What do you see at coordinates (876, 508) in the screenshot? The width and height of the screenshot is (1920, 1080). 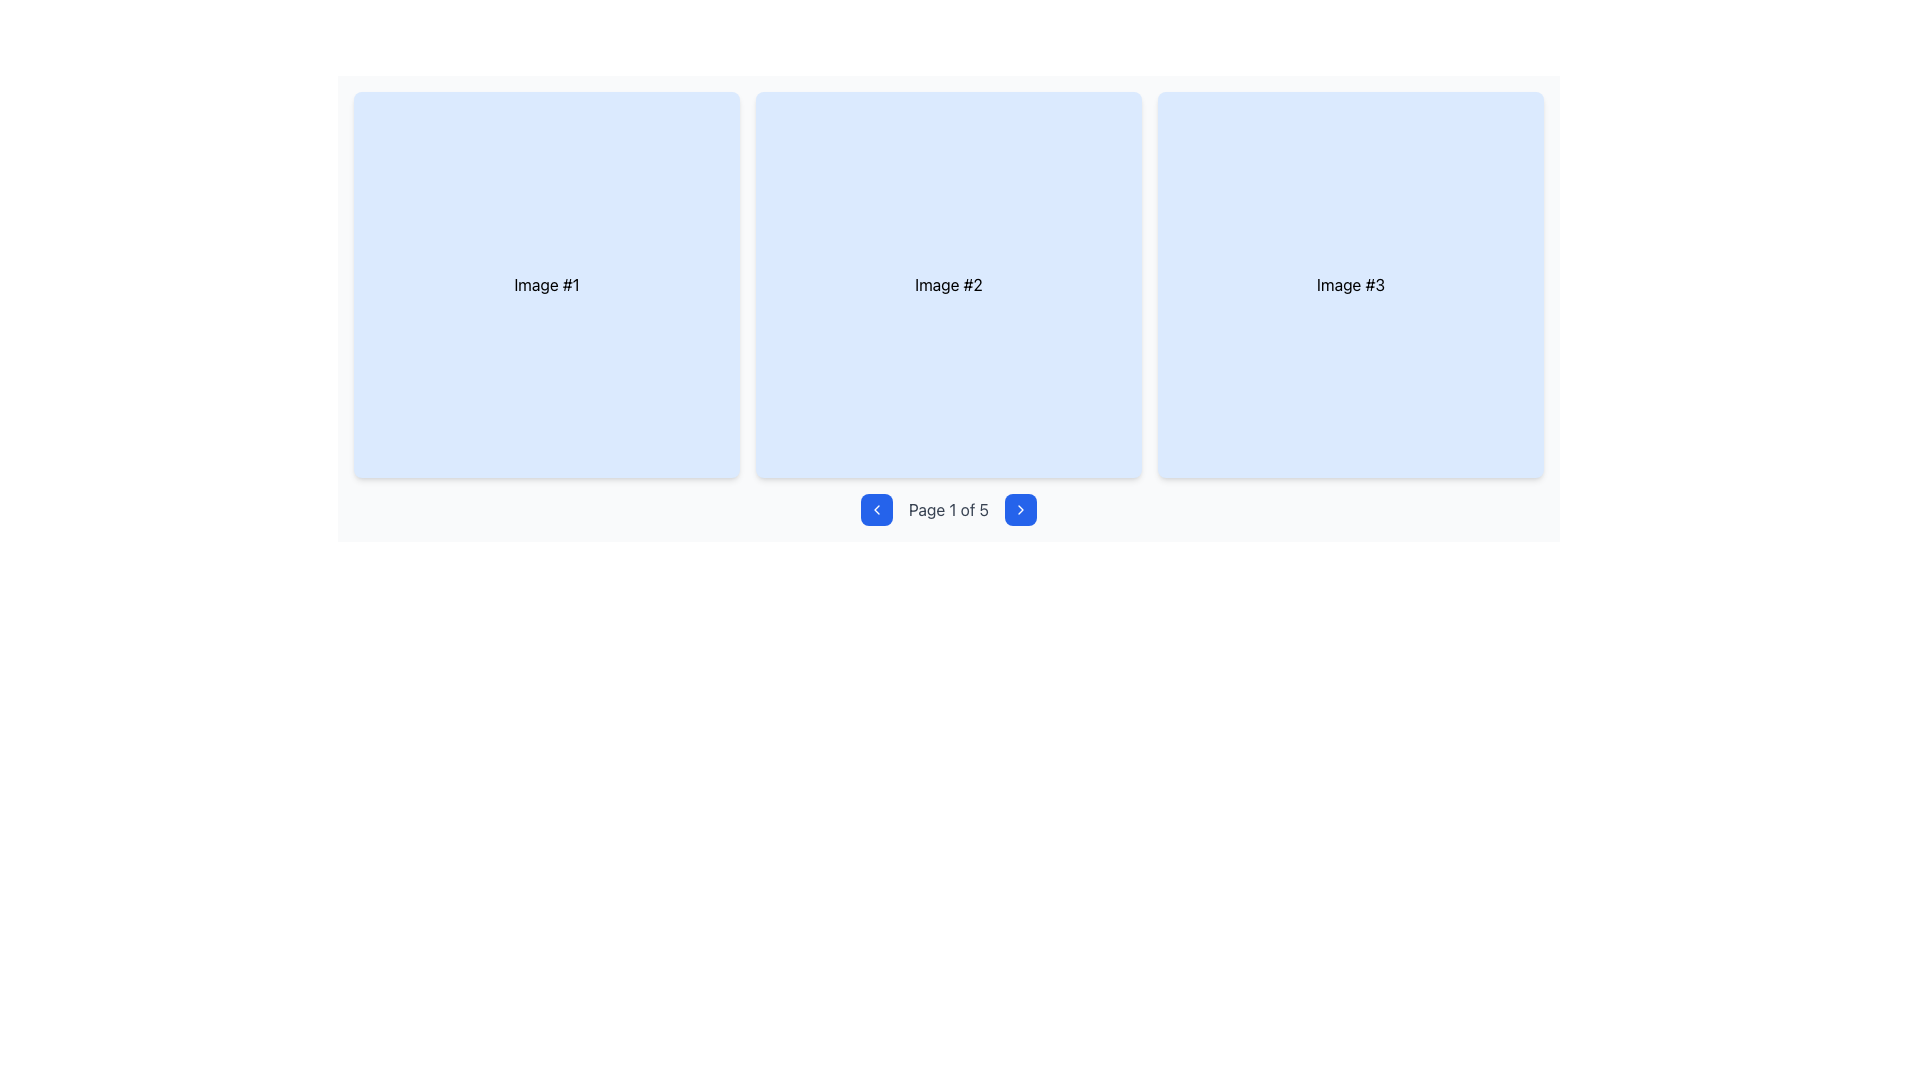 I see `the navigation button icon located at the bottom center of the interface to move one step backwards in the pagination sequence` at bounding box center [876, 508].